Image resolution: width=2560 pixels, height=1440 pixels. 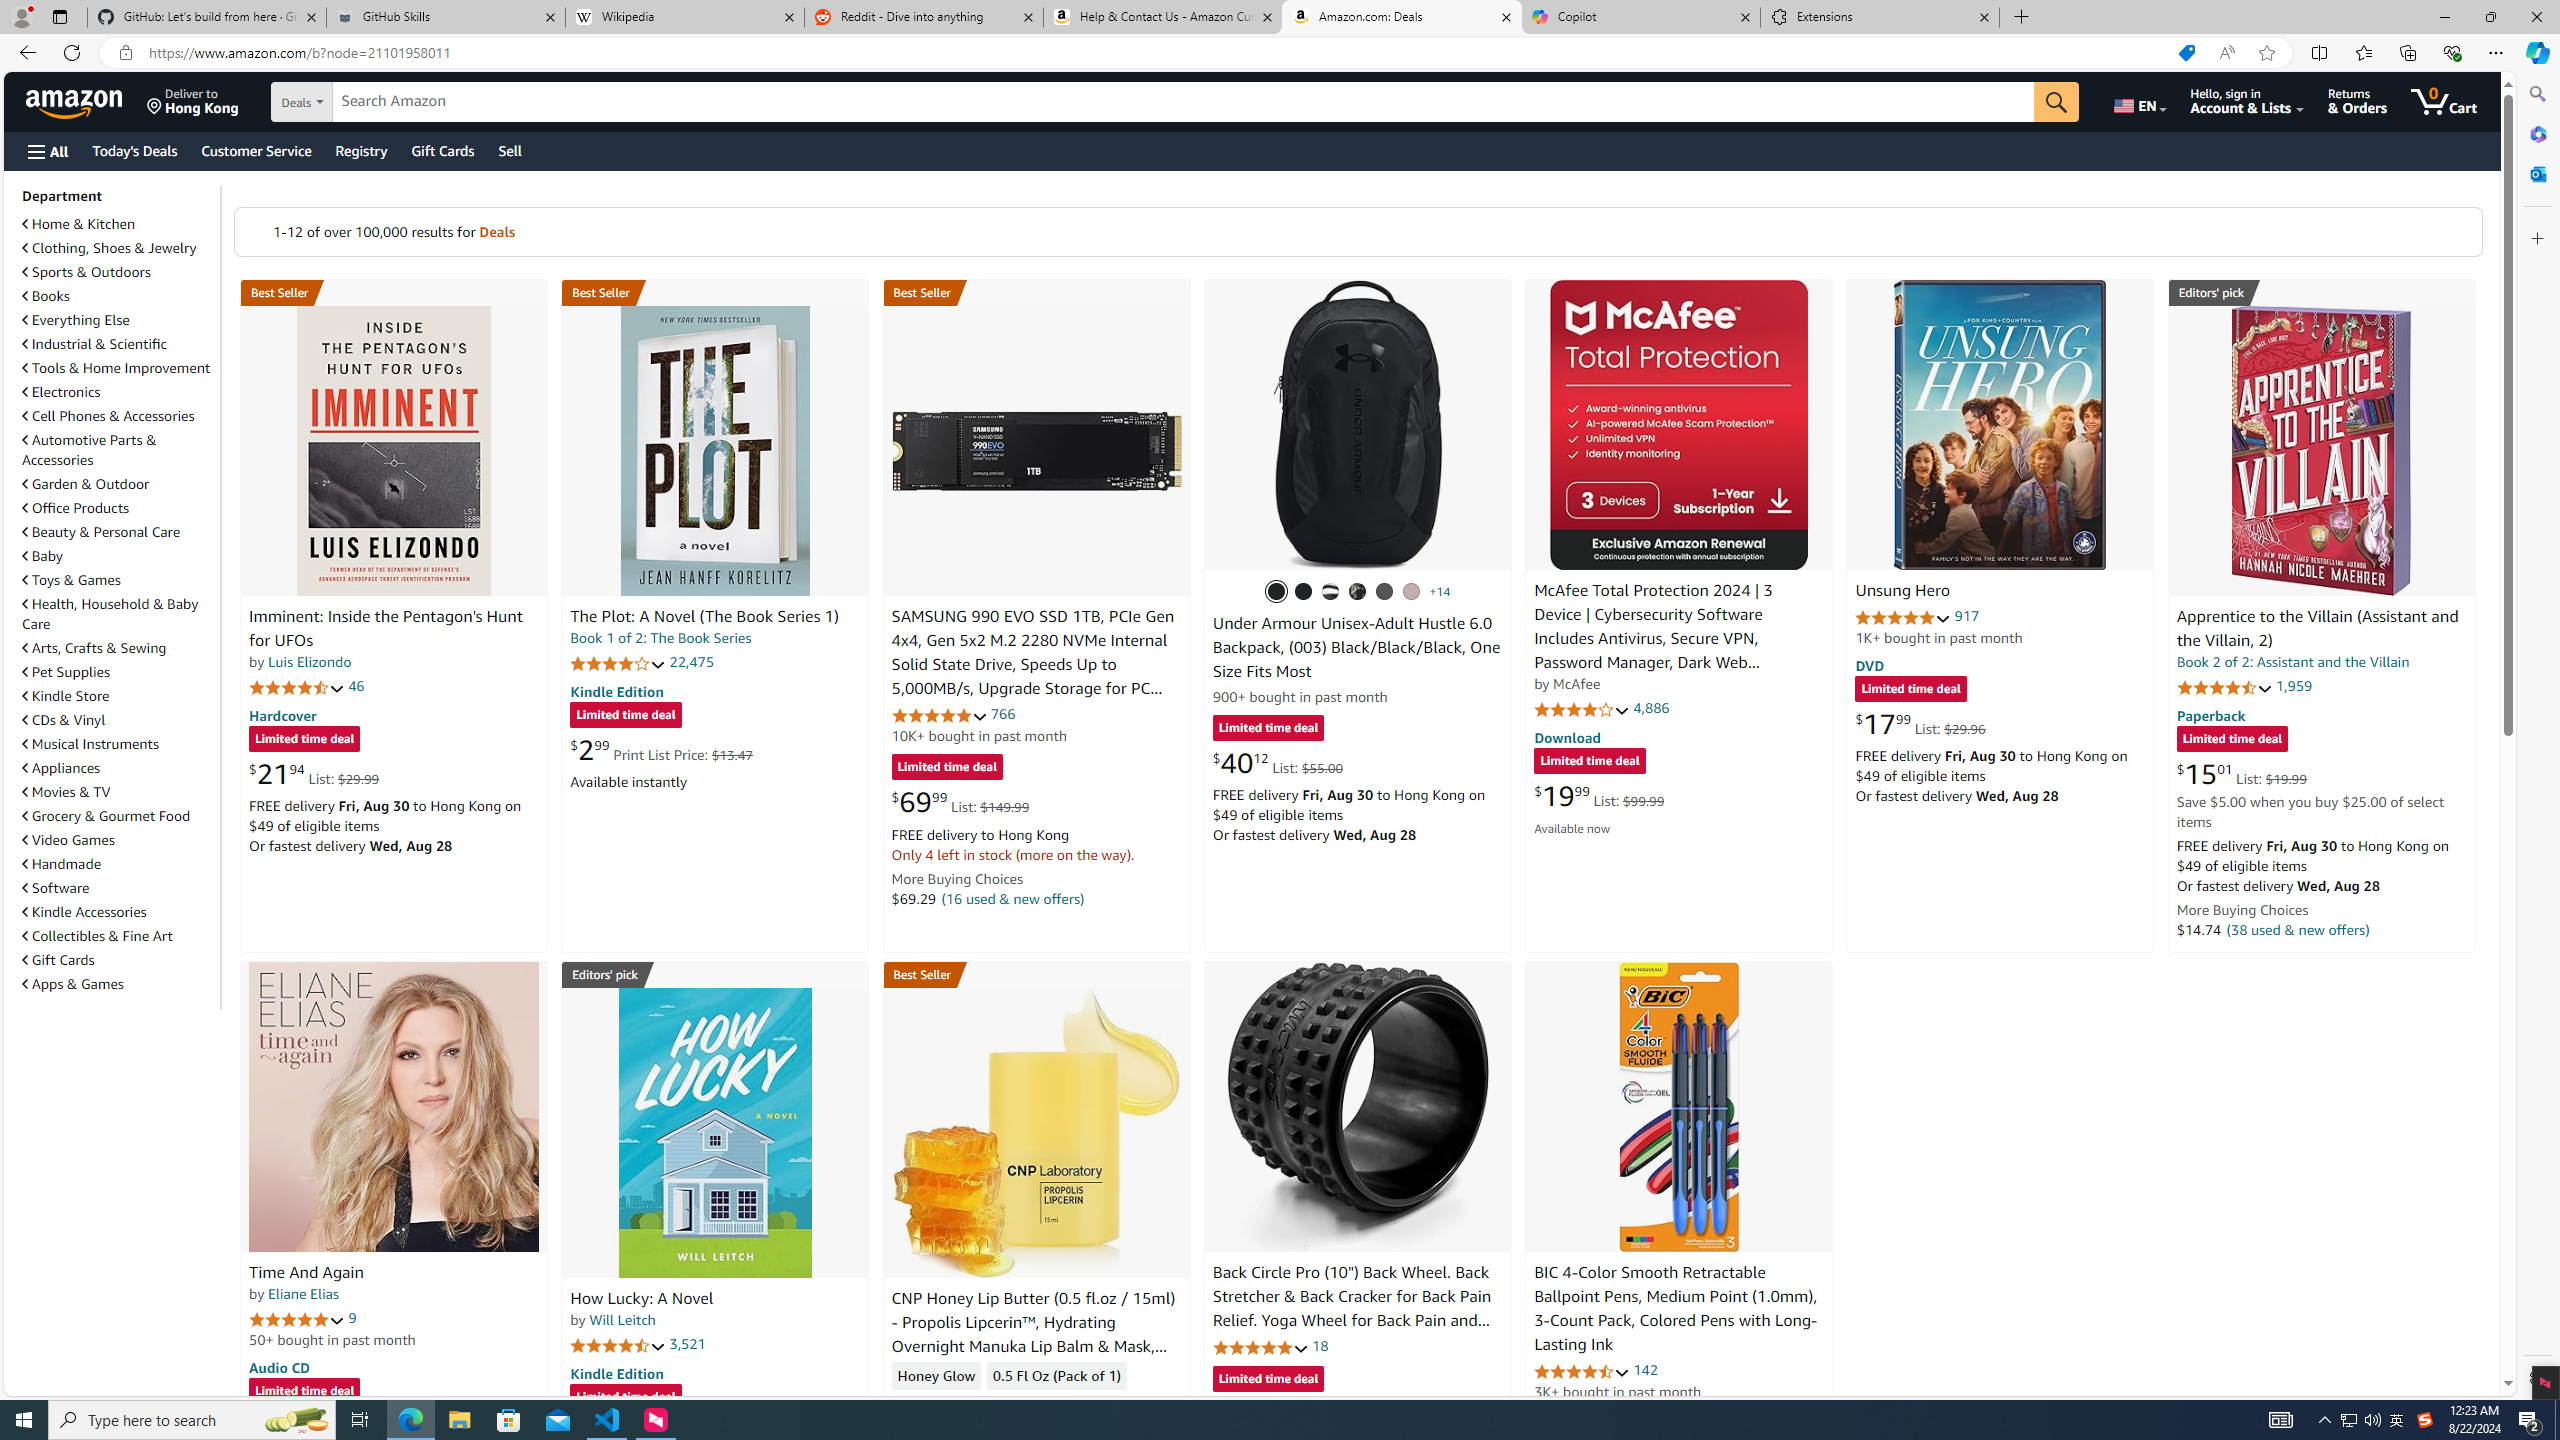 I want to click on 'Health, Household & Baby Care', so click(x=118, y=612).